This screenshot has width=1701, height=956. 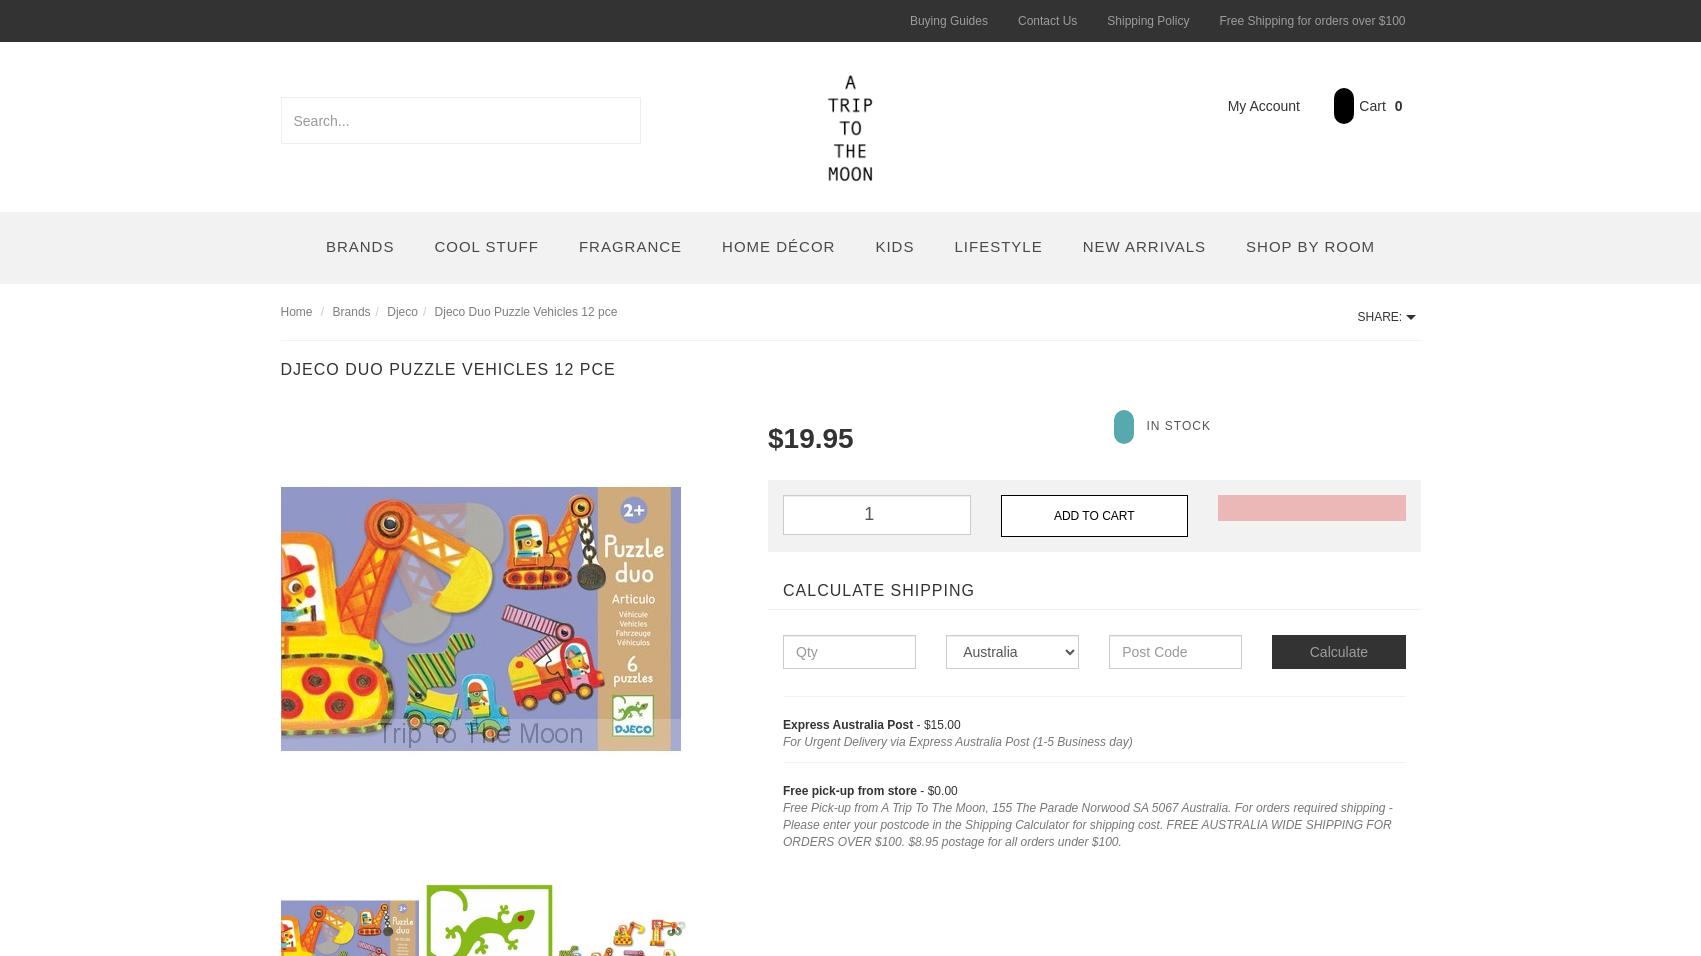 I want to click on 'Calculate', so click(x=1337, y=651).